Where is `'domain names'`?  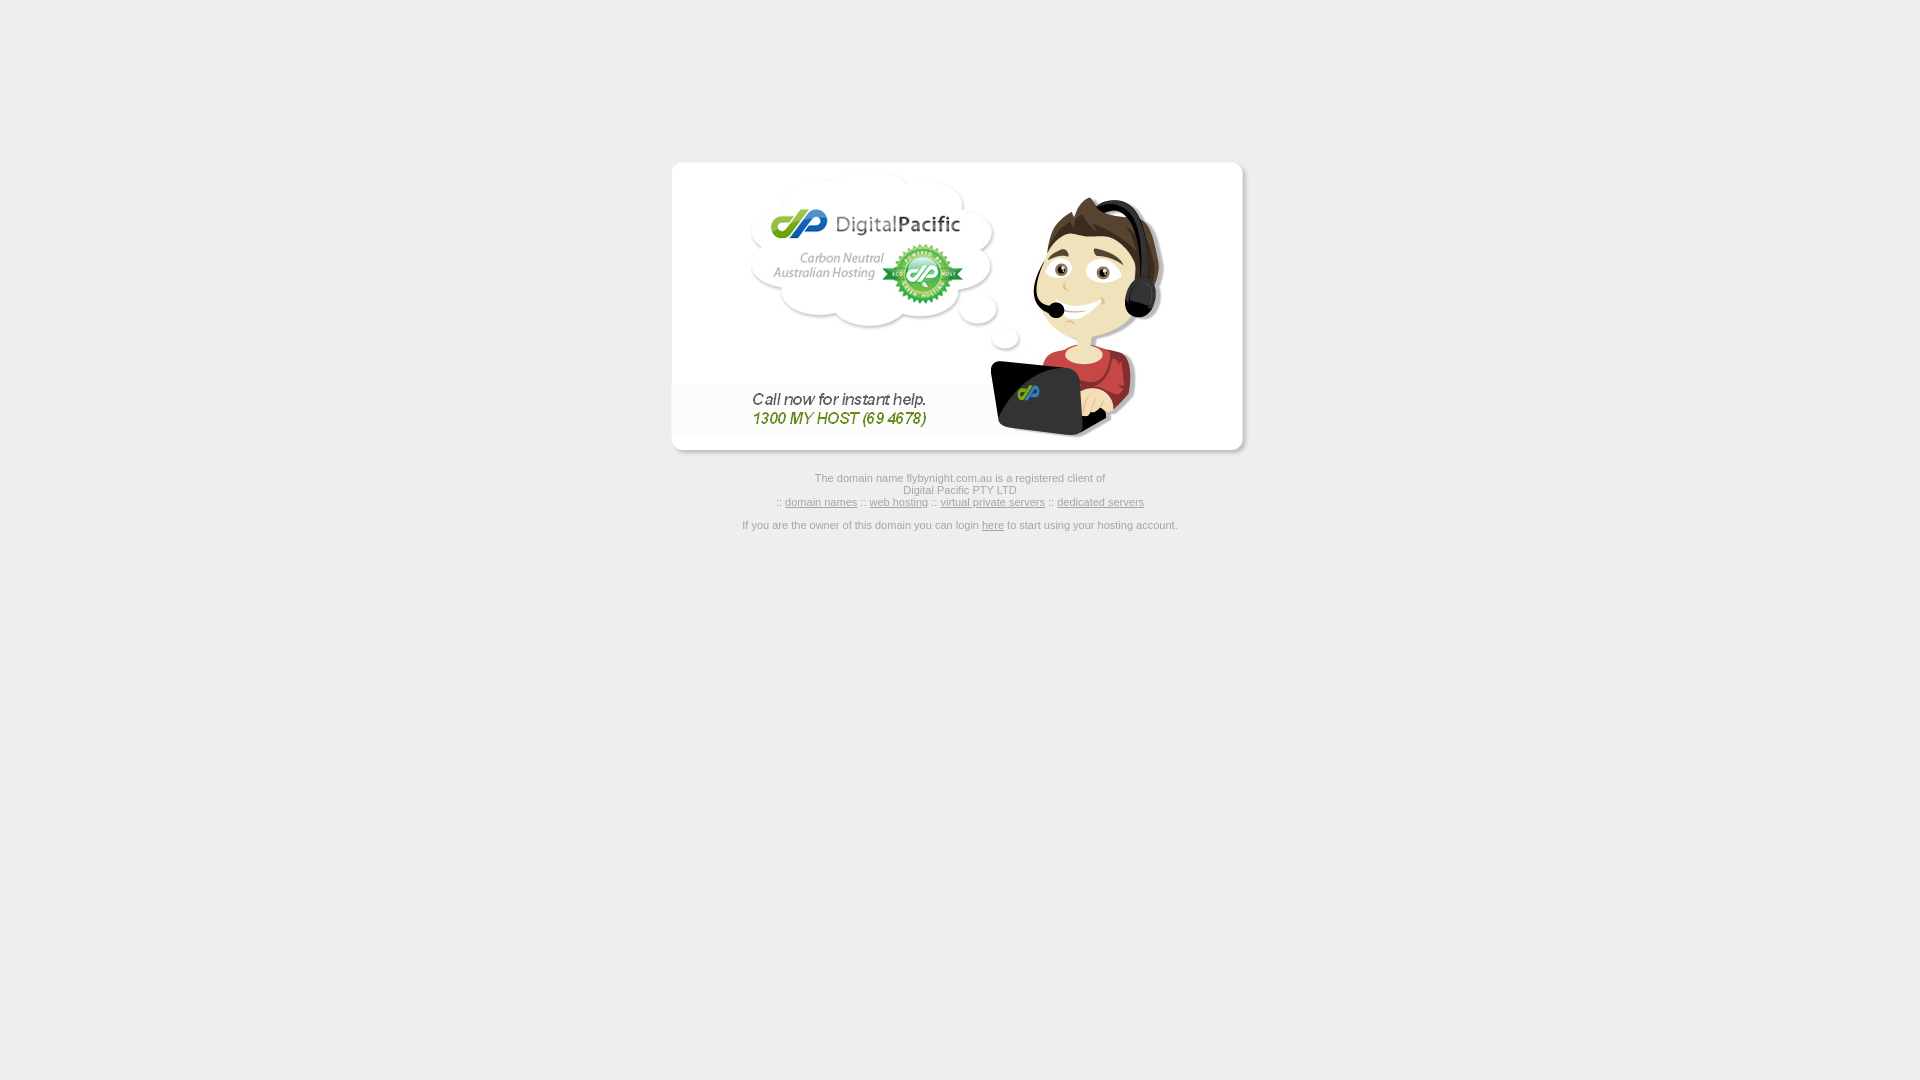
'domain names' is located at coordinates (784, 500).